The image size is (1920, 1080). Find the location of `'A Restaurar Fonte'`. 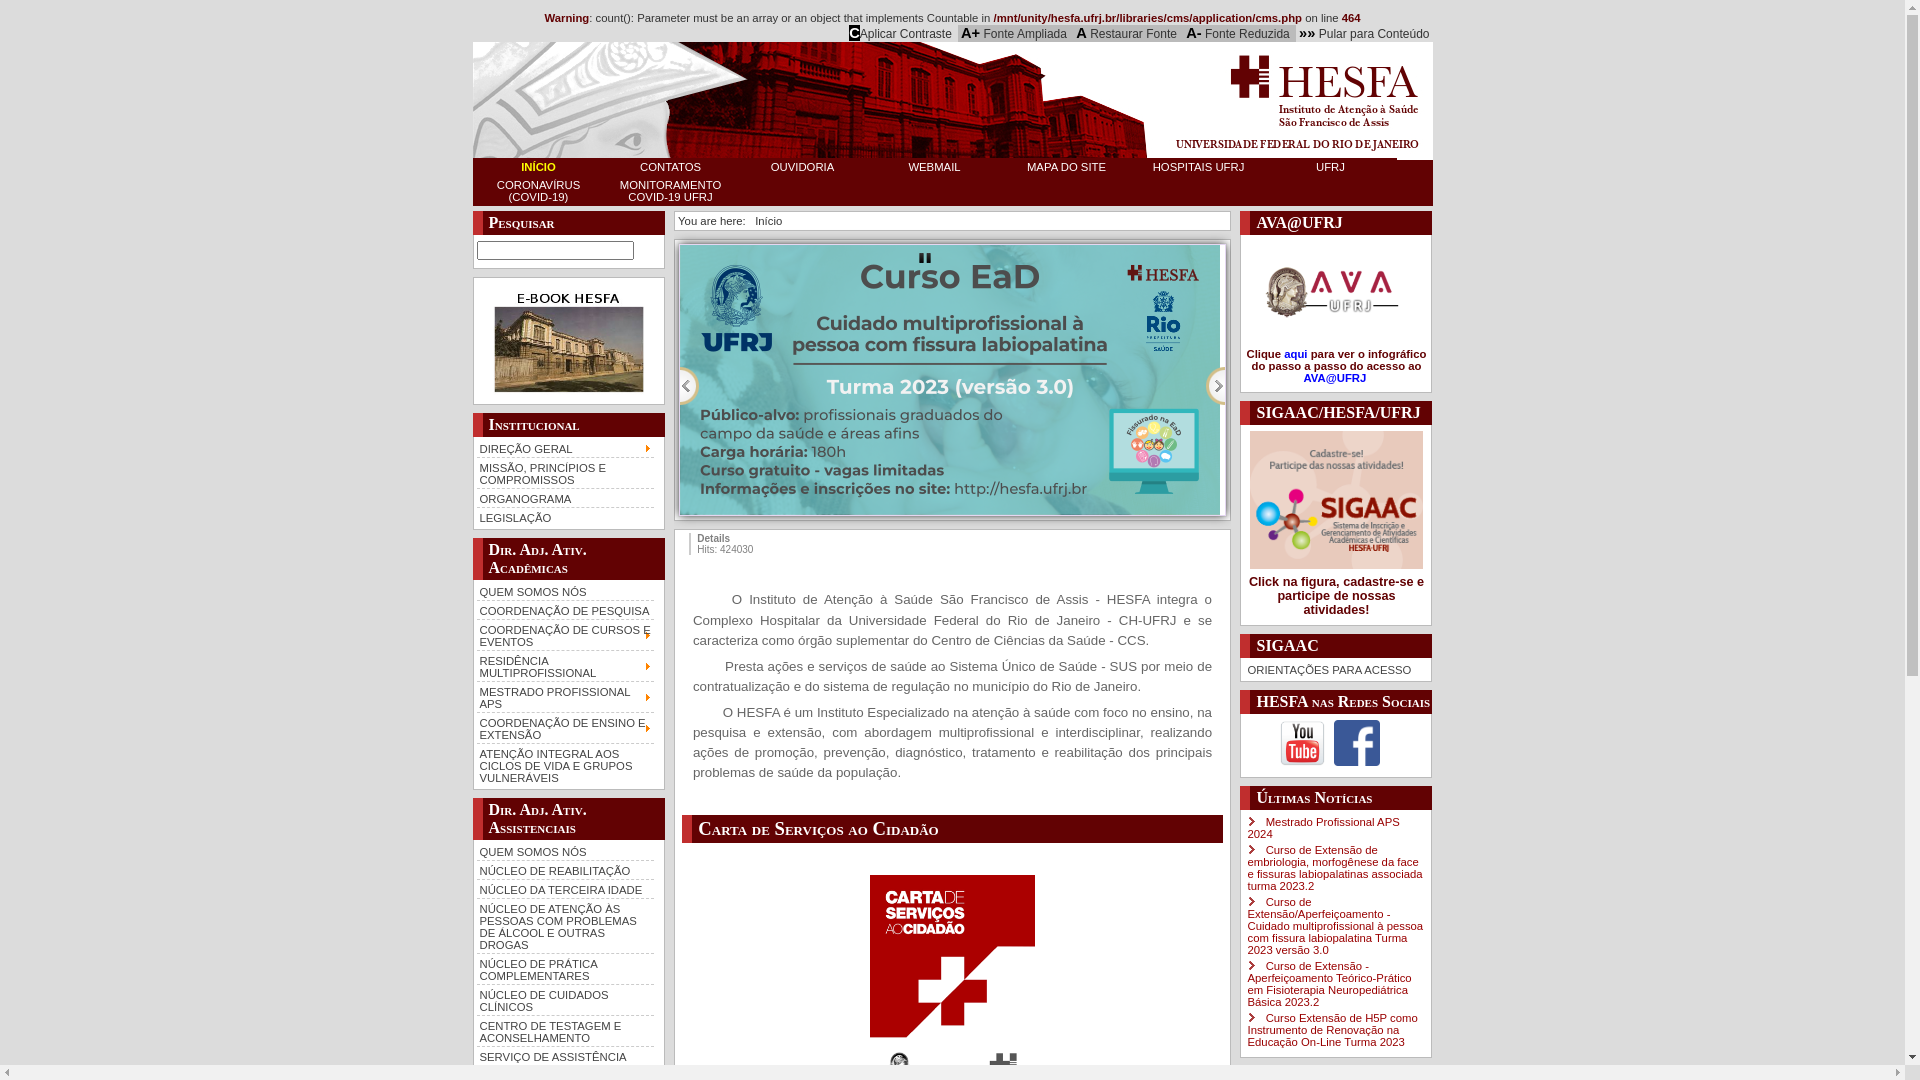

'A Restaurar Fonte' is located at coordinates (1126, 33).